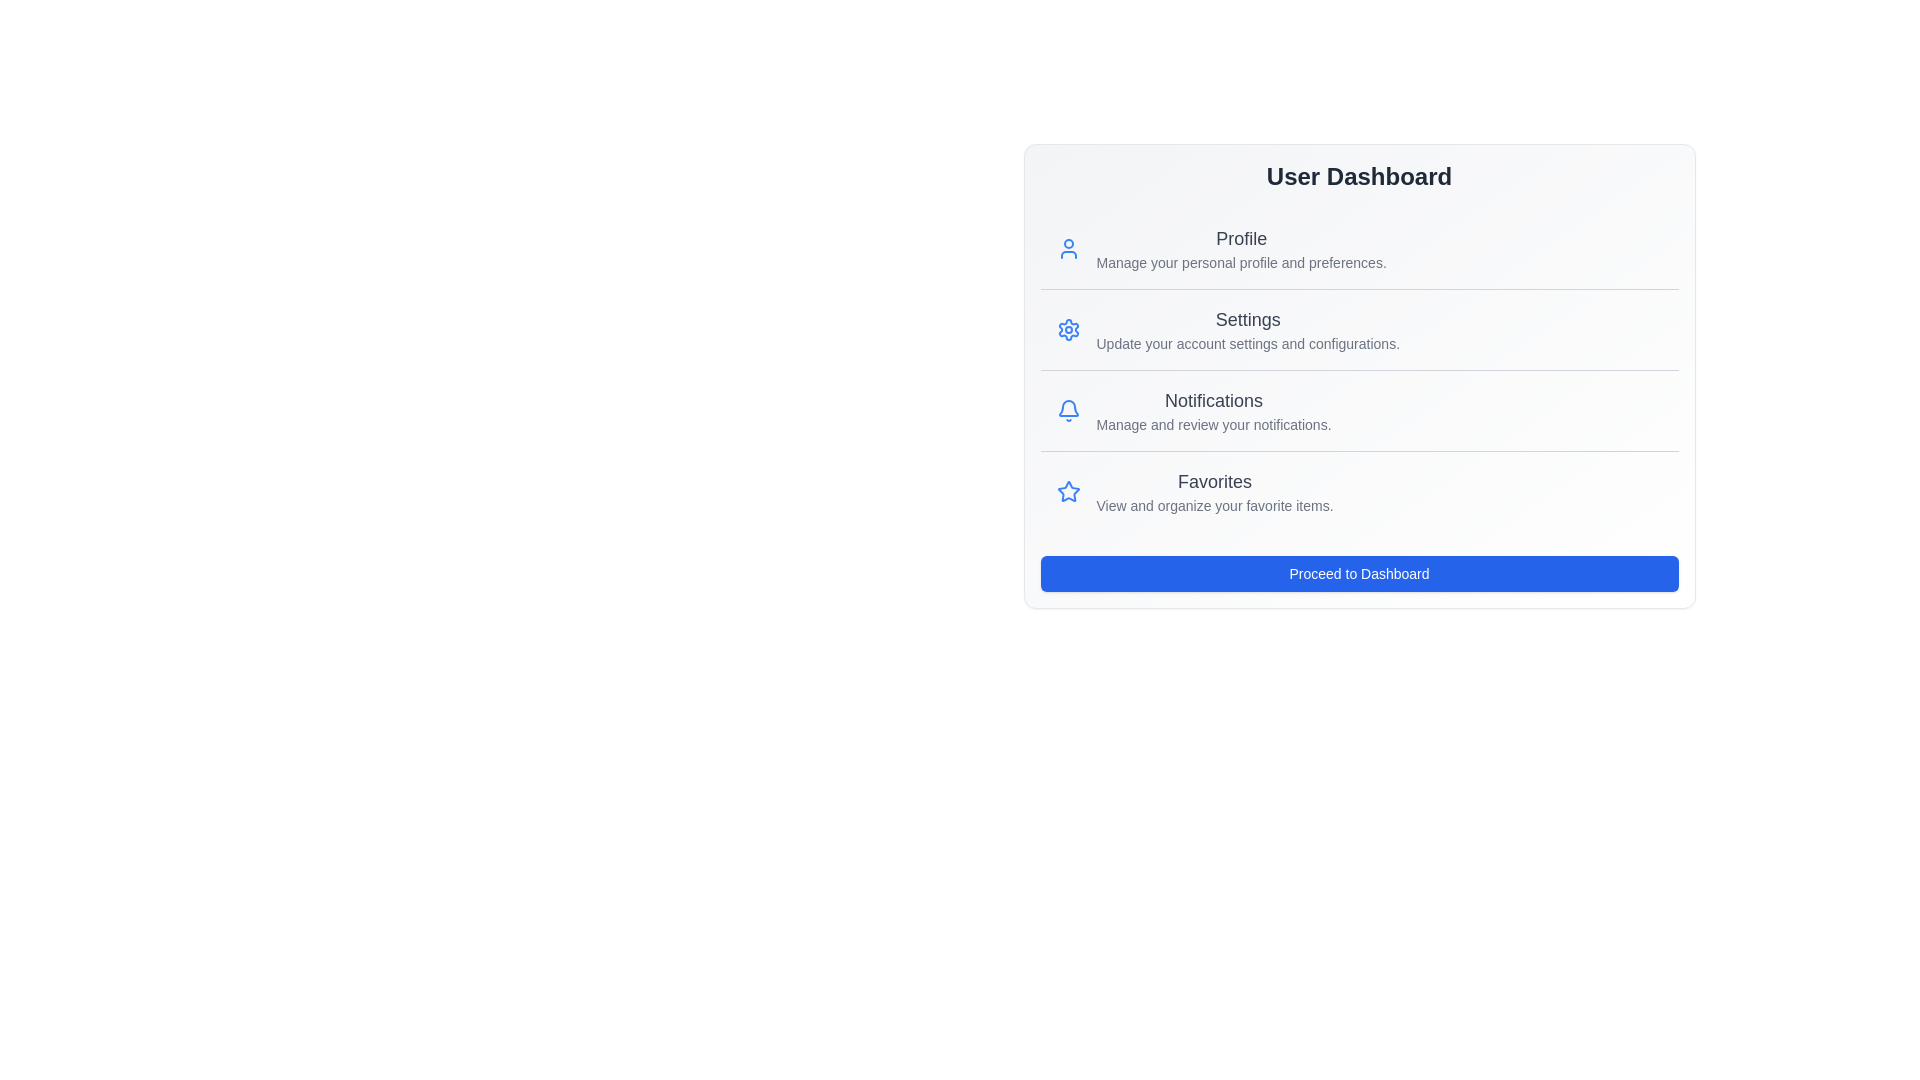  What do you see at coordinates (1067, 248) in the screenshot?
I see `the profile icon located to the left of the 'Profile' text in the 'User Dashboard' panel` at bounding box center [1067, 248].